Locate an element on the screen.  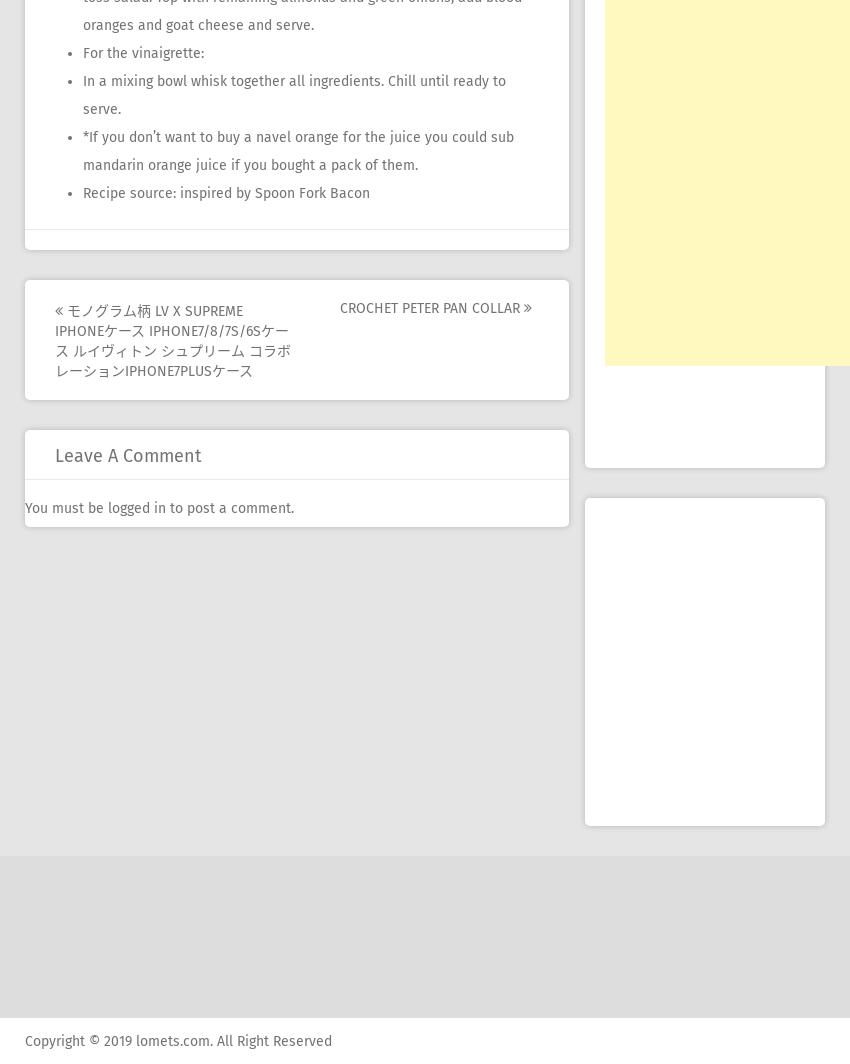
'crochet peter pan collar' is located at coordinates (430, 308).